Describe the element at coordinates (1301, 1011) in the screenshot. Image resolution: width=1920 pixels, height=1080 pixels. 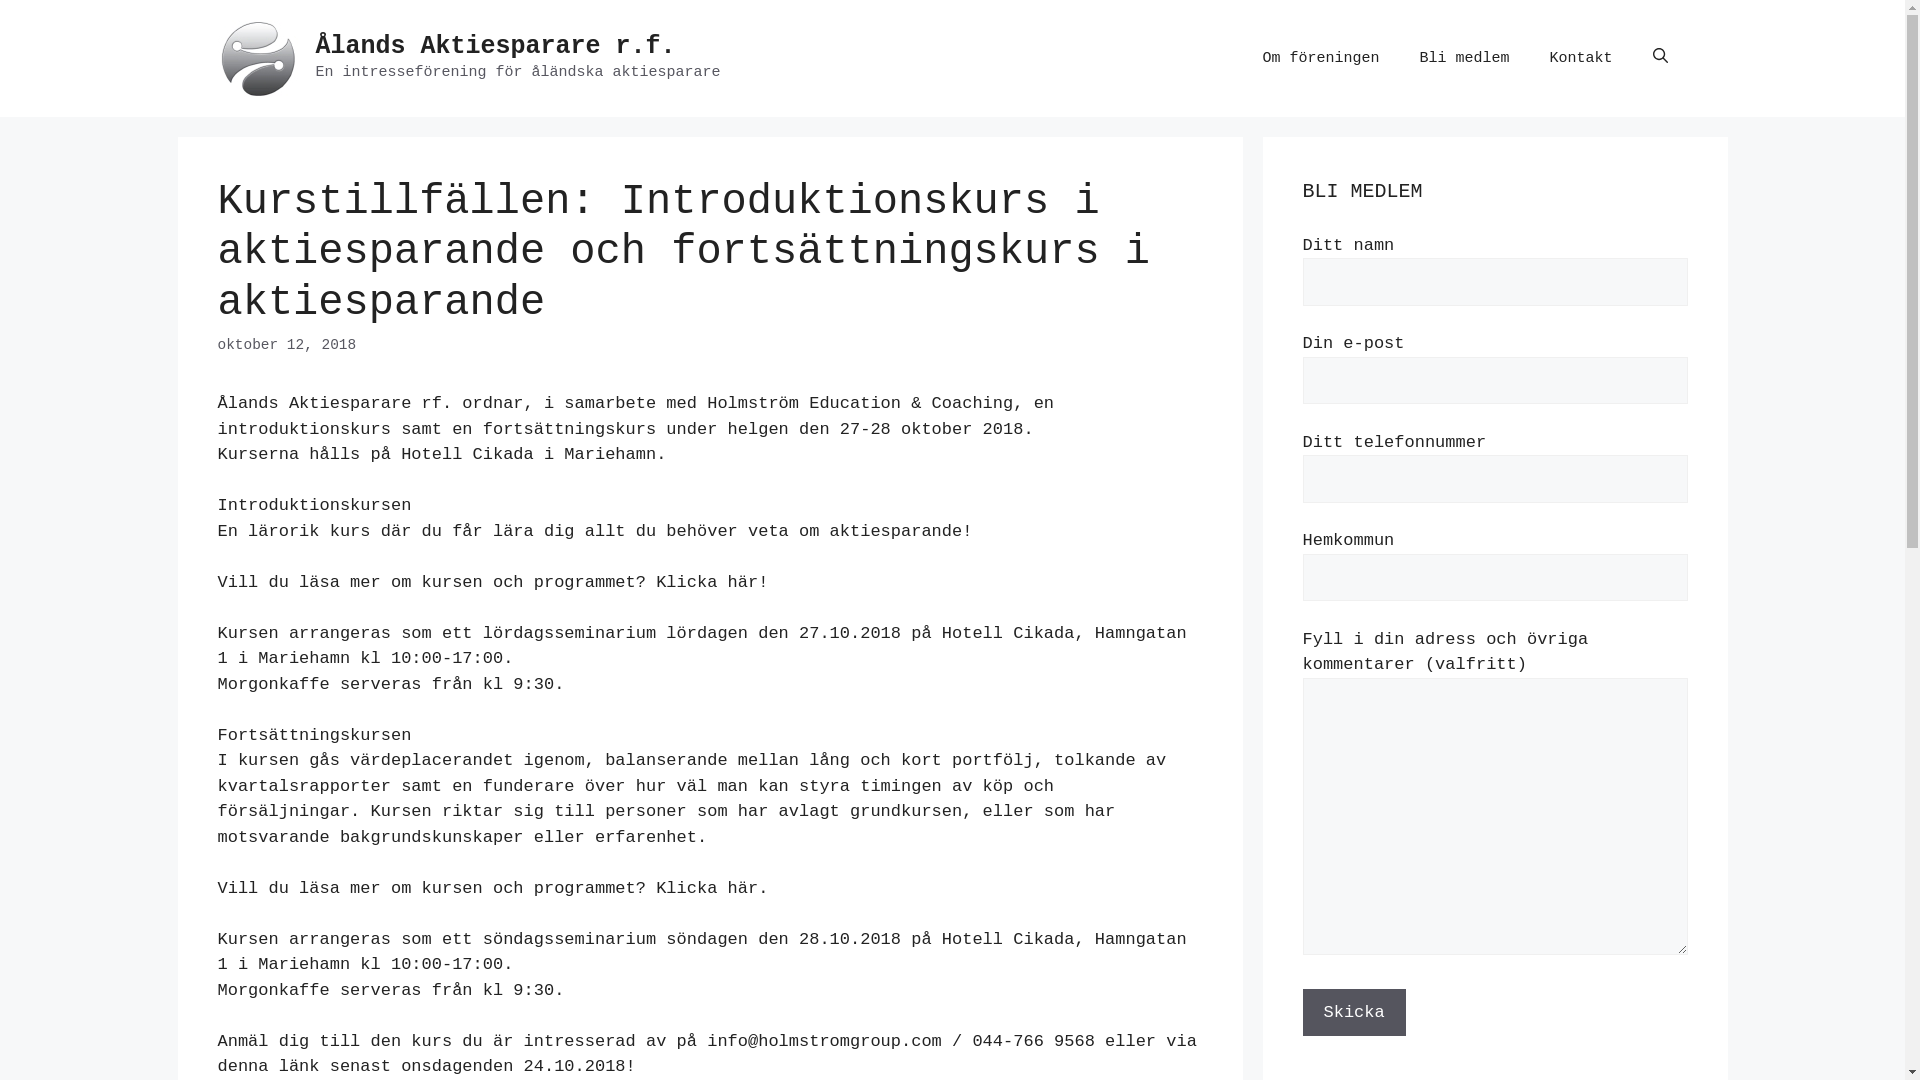
I see `'Skicka'` at that location.